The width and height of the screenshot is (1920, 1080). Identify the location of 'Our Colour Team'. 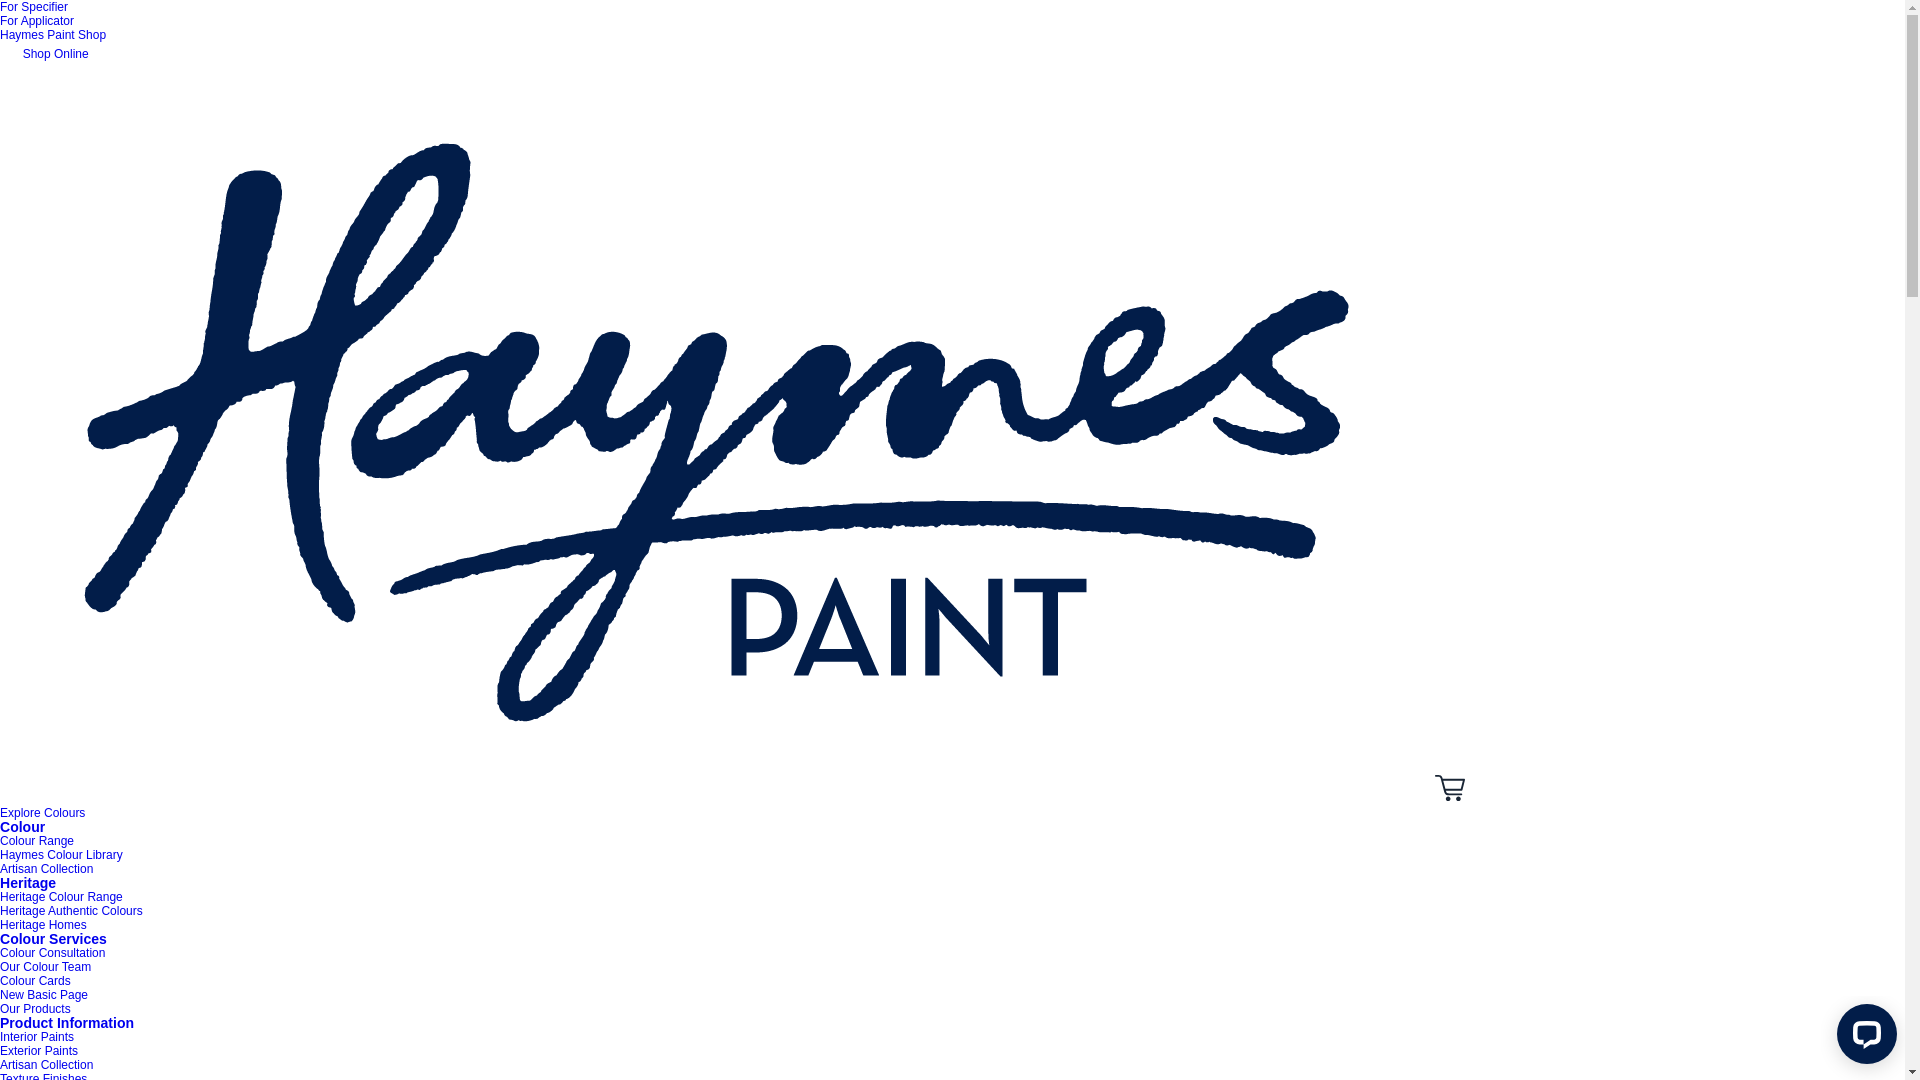
(0, 966).